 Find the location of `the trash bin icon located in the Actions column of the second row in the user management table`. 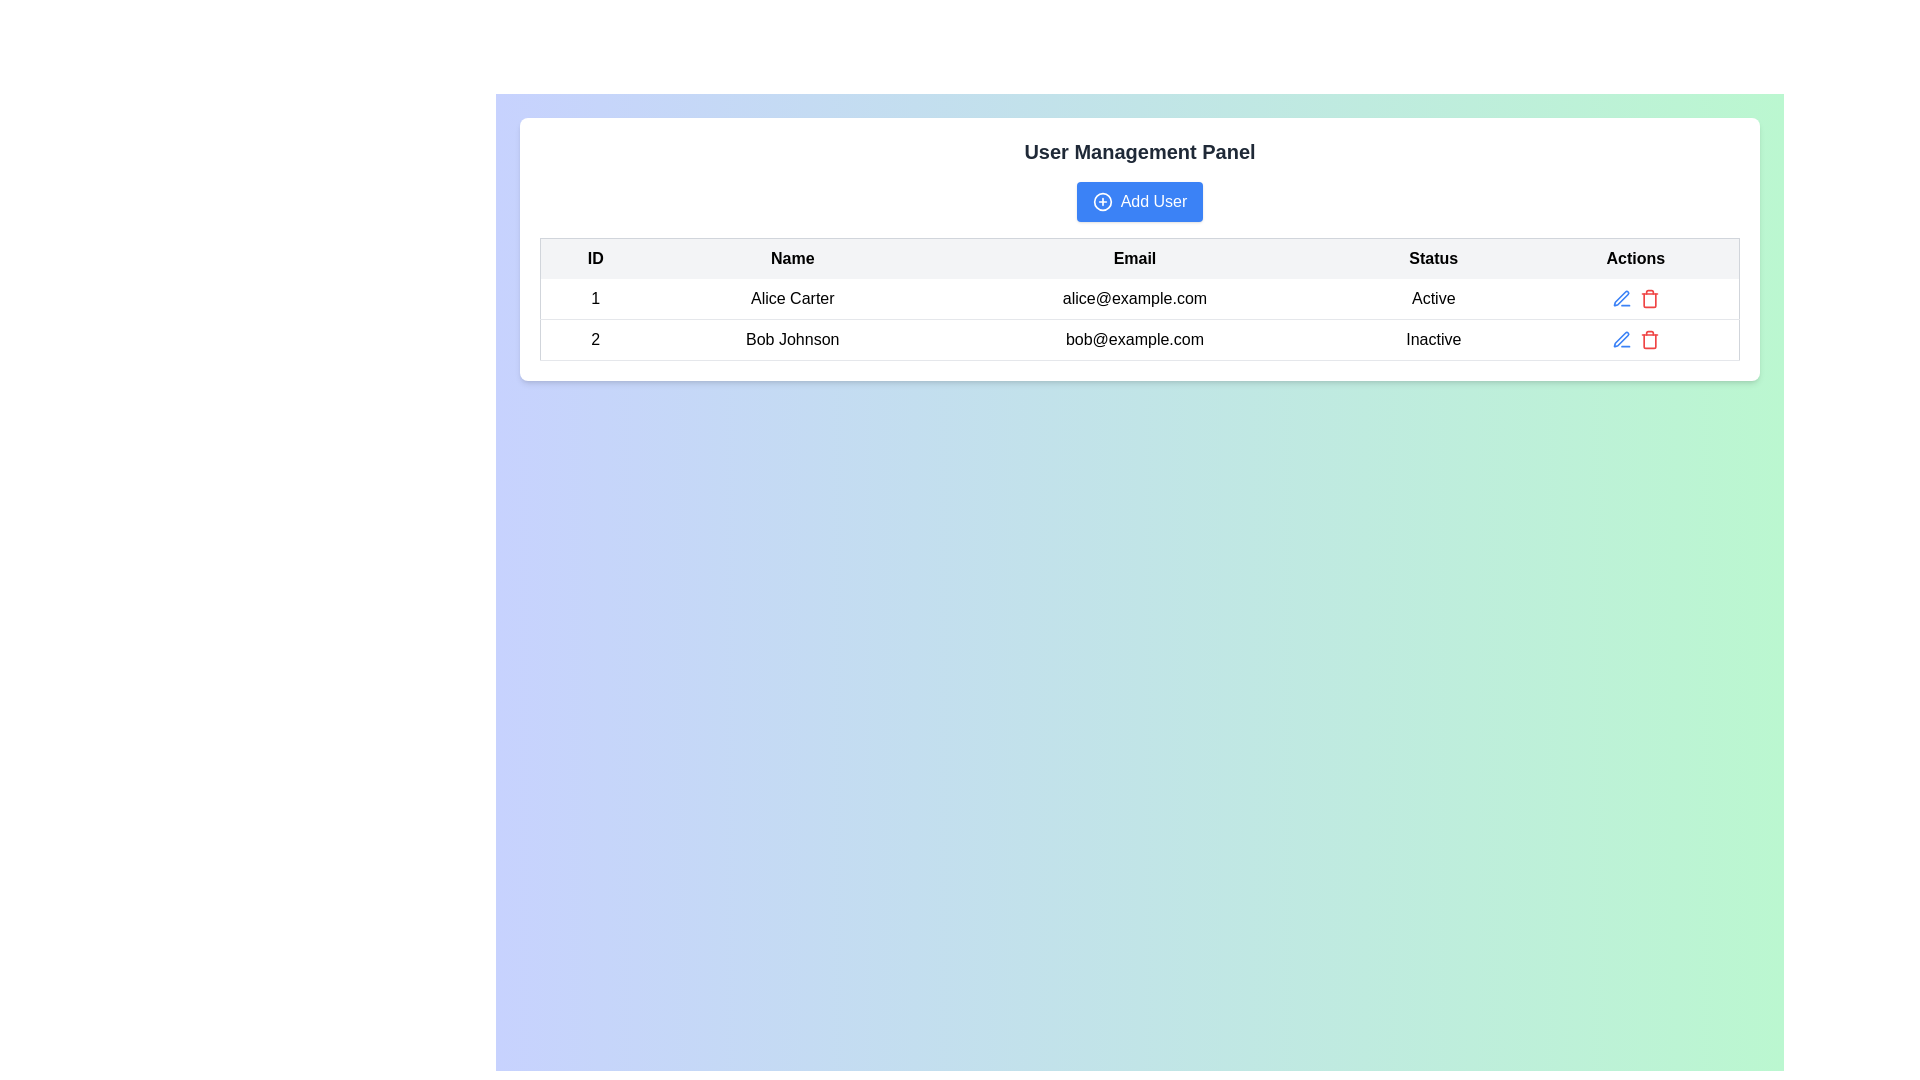

the trash bin icon located in the Actions column of the second row in the user management table is located at coordinates (1649, 340).